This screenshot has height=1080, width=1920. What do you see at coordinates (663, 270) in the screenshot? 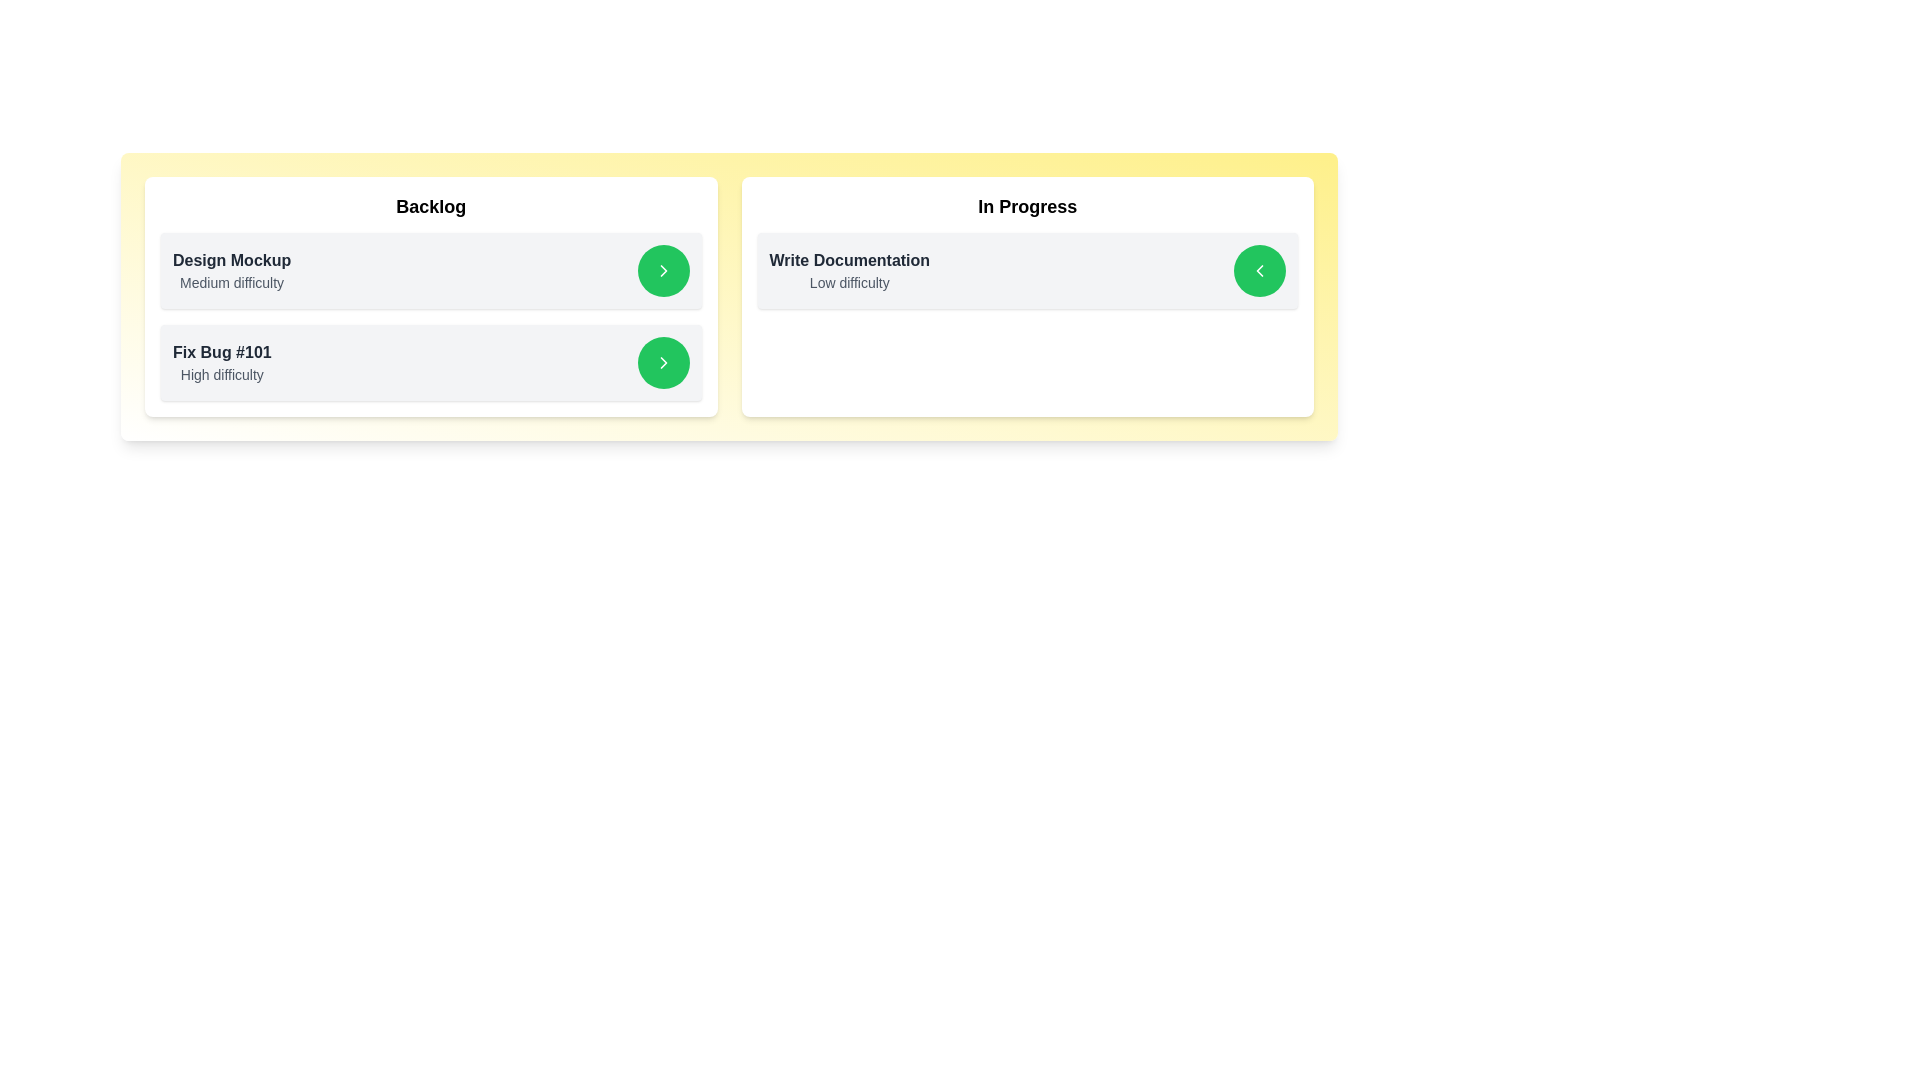
I see `right arrow button next to the task 'Design Mockup' to move it from 'Backlog' to 'In Progress'` at bounding box center [663, 270].